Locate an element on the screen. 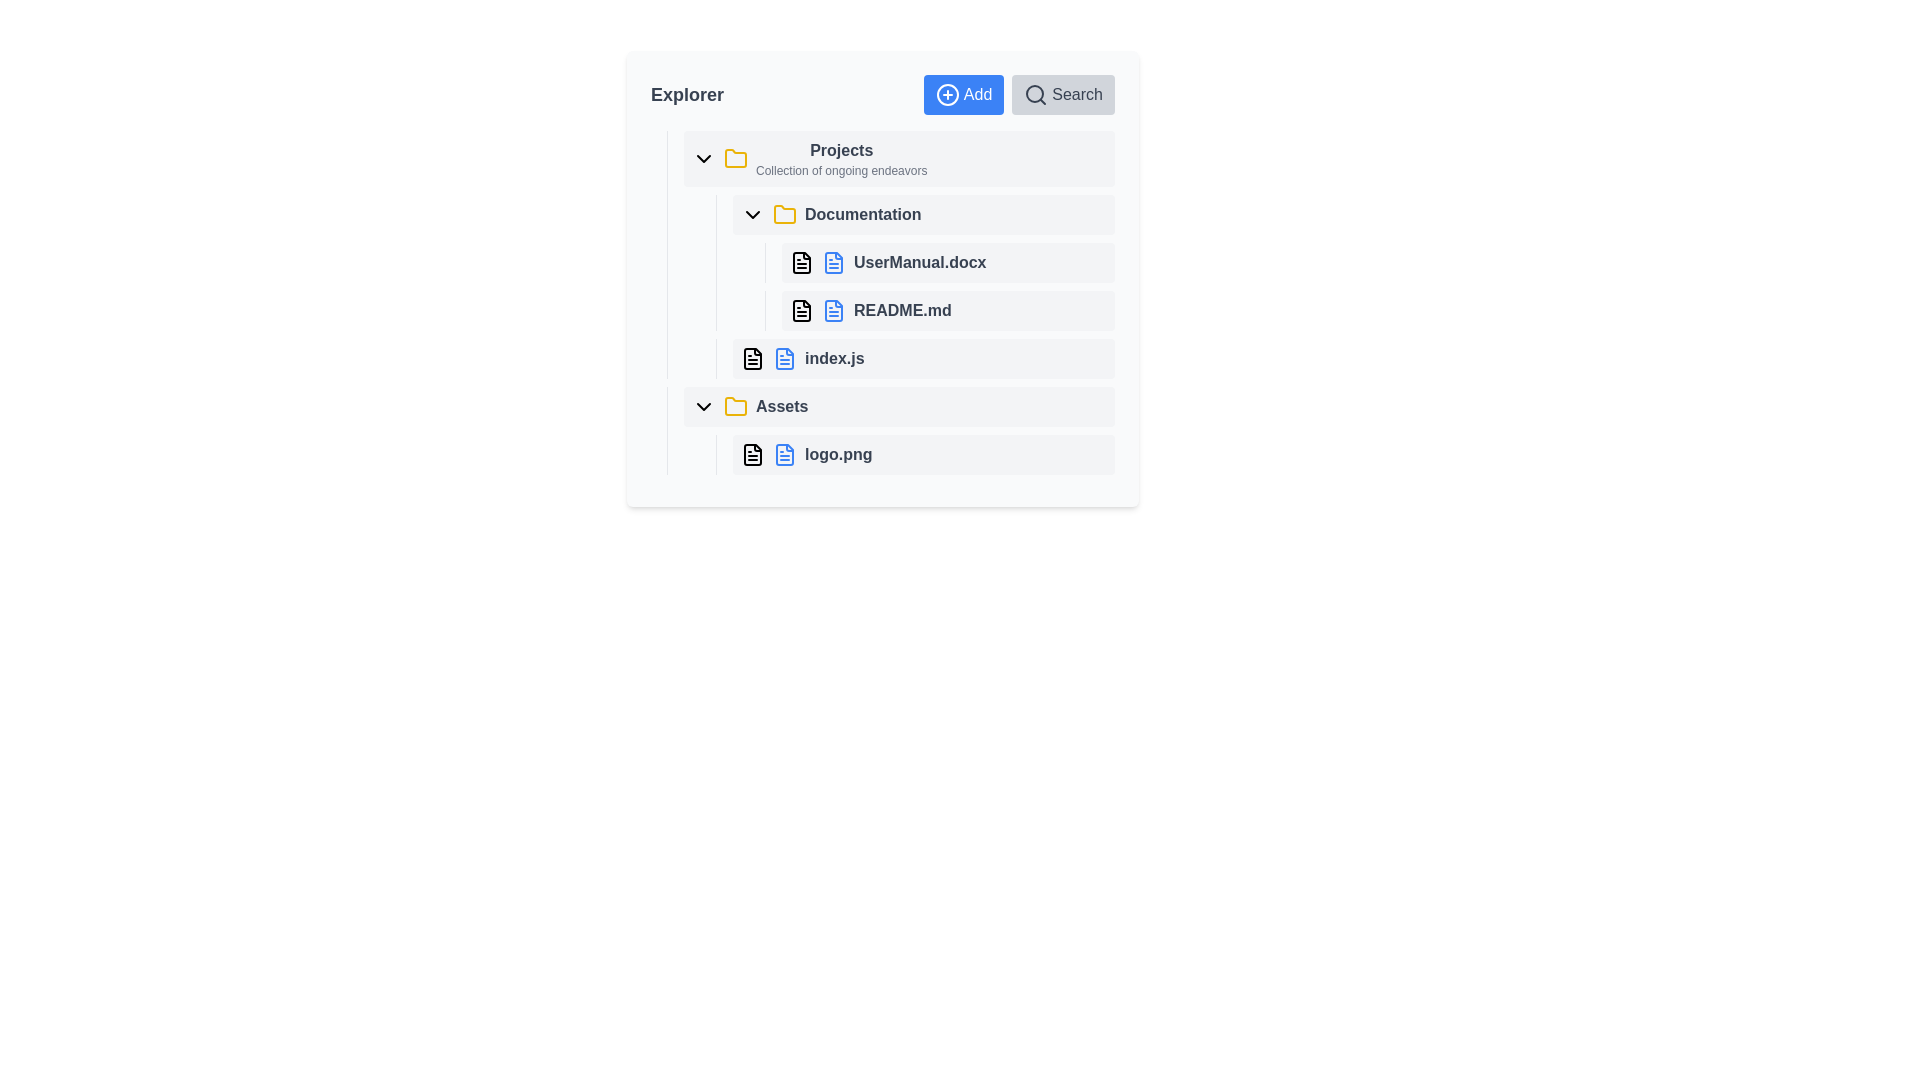 Image resolution: width=1920 pixels, height=1080 pixels. the 'Search' text label located in the top-right corner of the interface for accessibility navigation is located at coordinates (1076, 95).